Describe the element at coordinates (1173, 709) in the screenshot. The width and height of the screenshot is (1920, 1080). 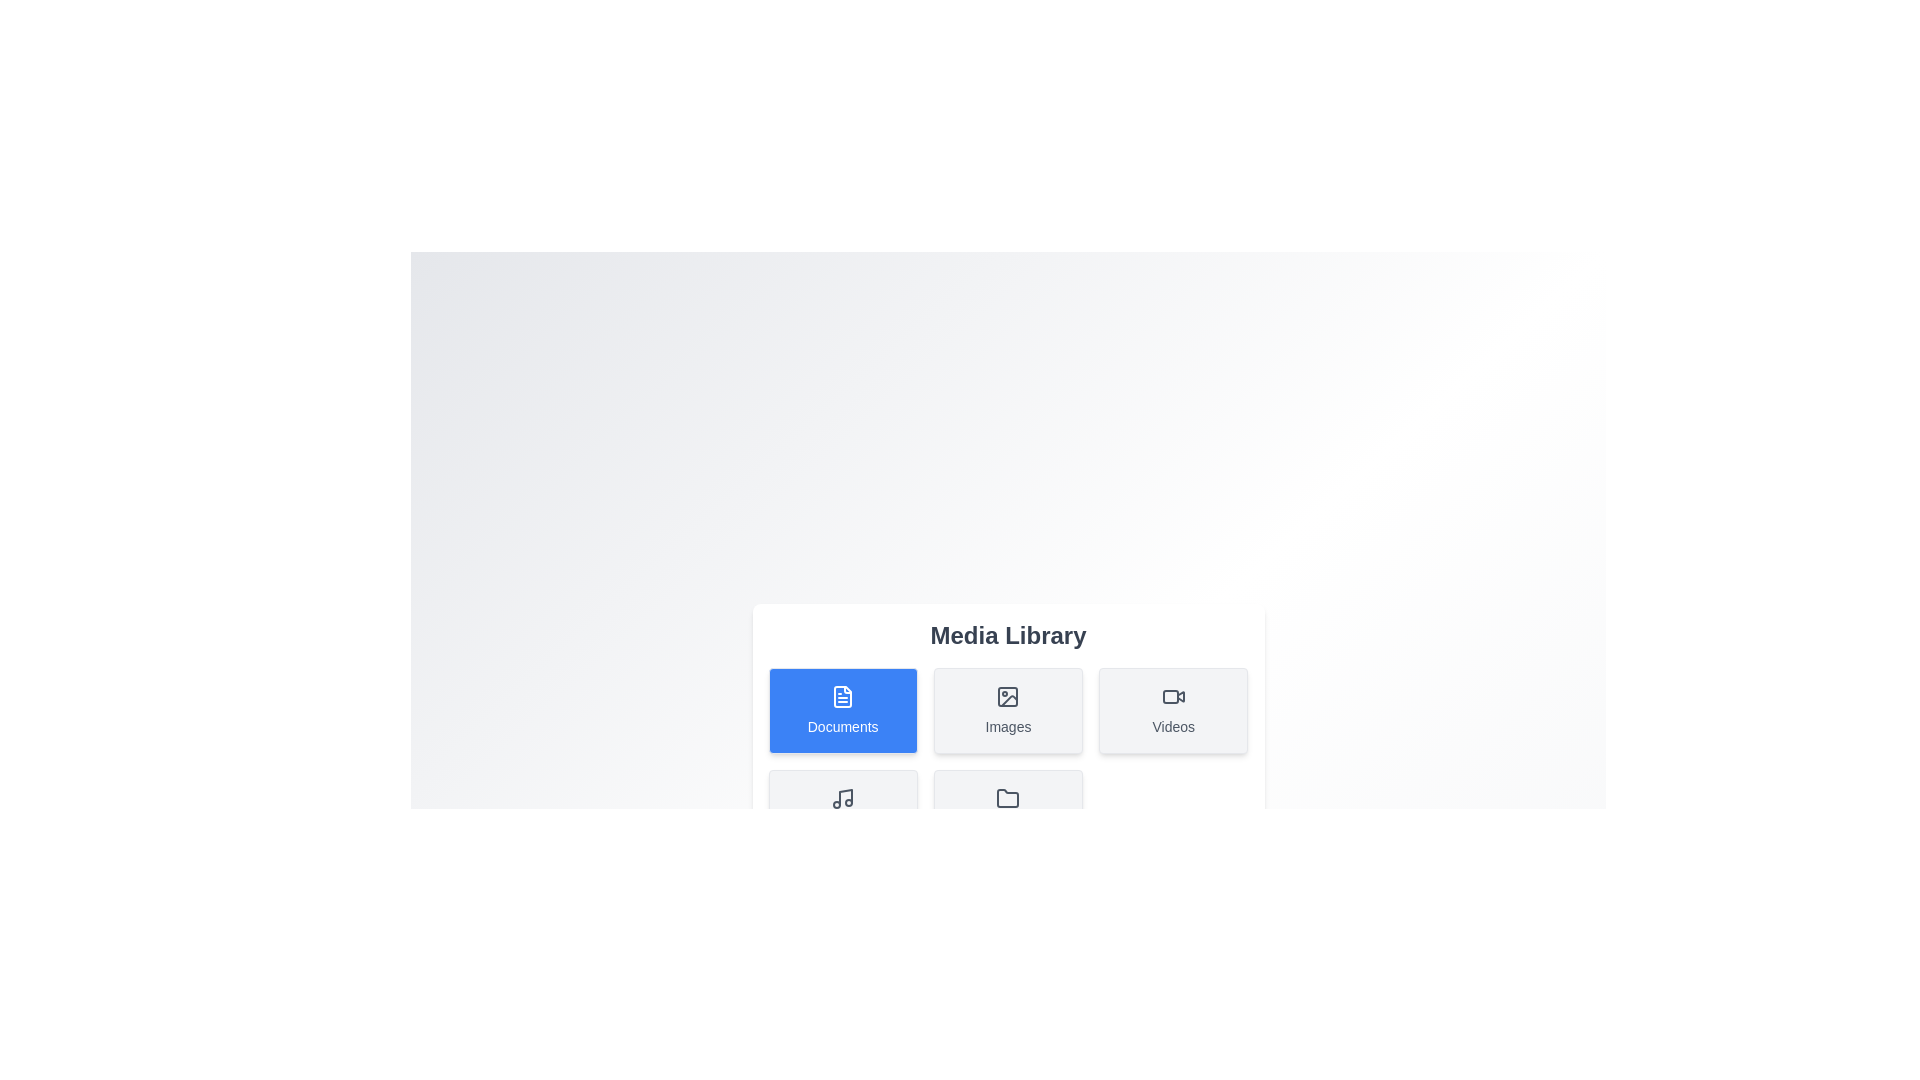
I see `the media category Videos by clicking its respective button` at that location.